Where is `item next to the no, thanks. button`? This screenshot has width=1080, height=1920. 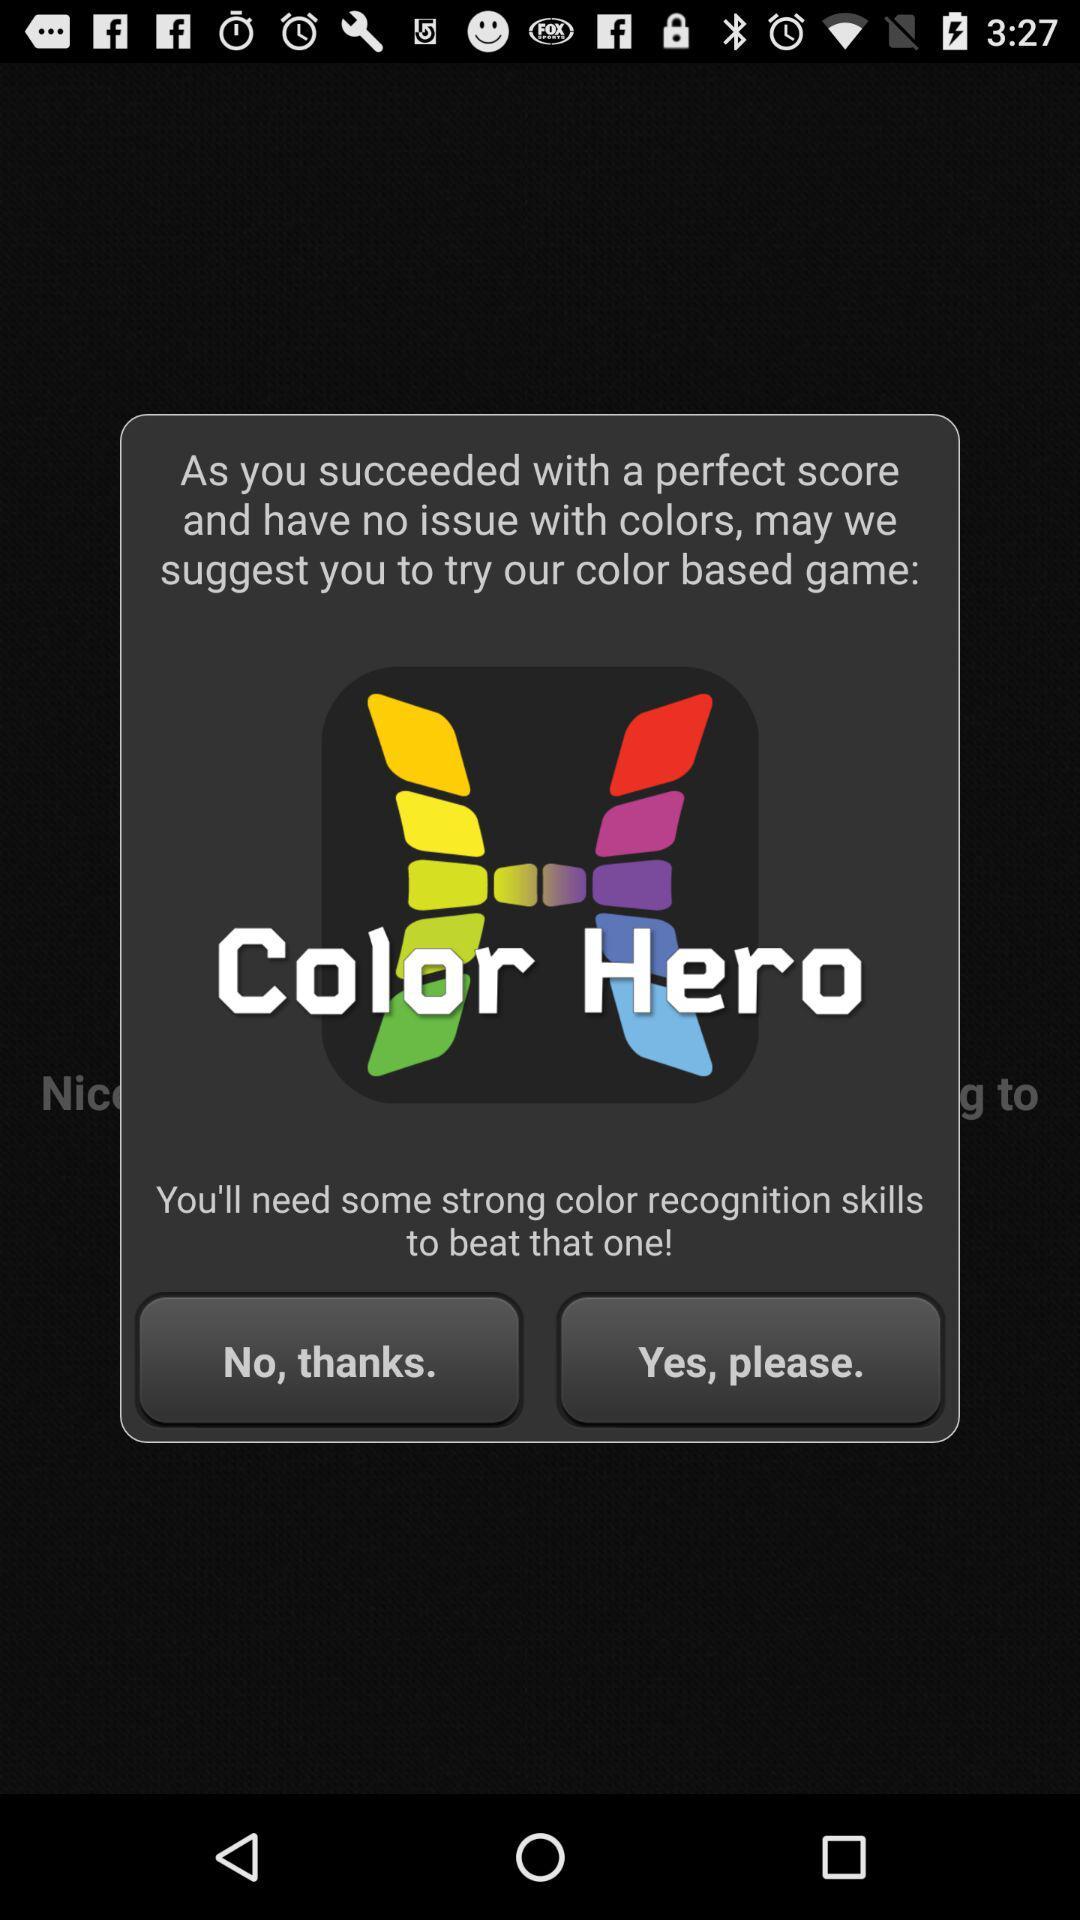
item next to the no, thanks. button is located at coordinates (750, 1360).